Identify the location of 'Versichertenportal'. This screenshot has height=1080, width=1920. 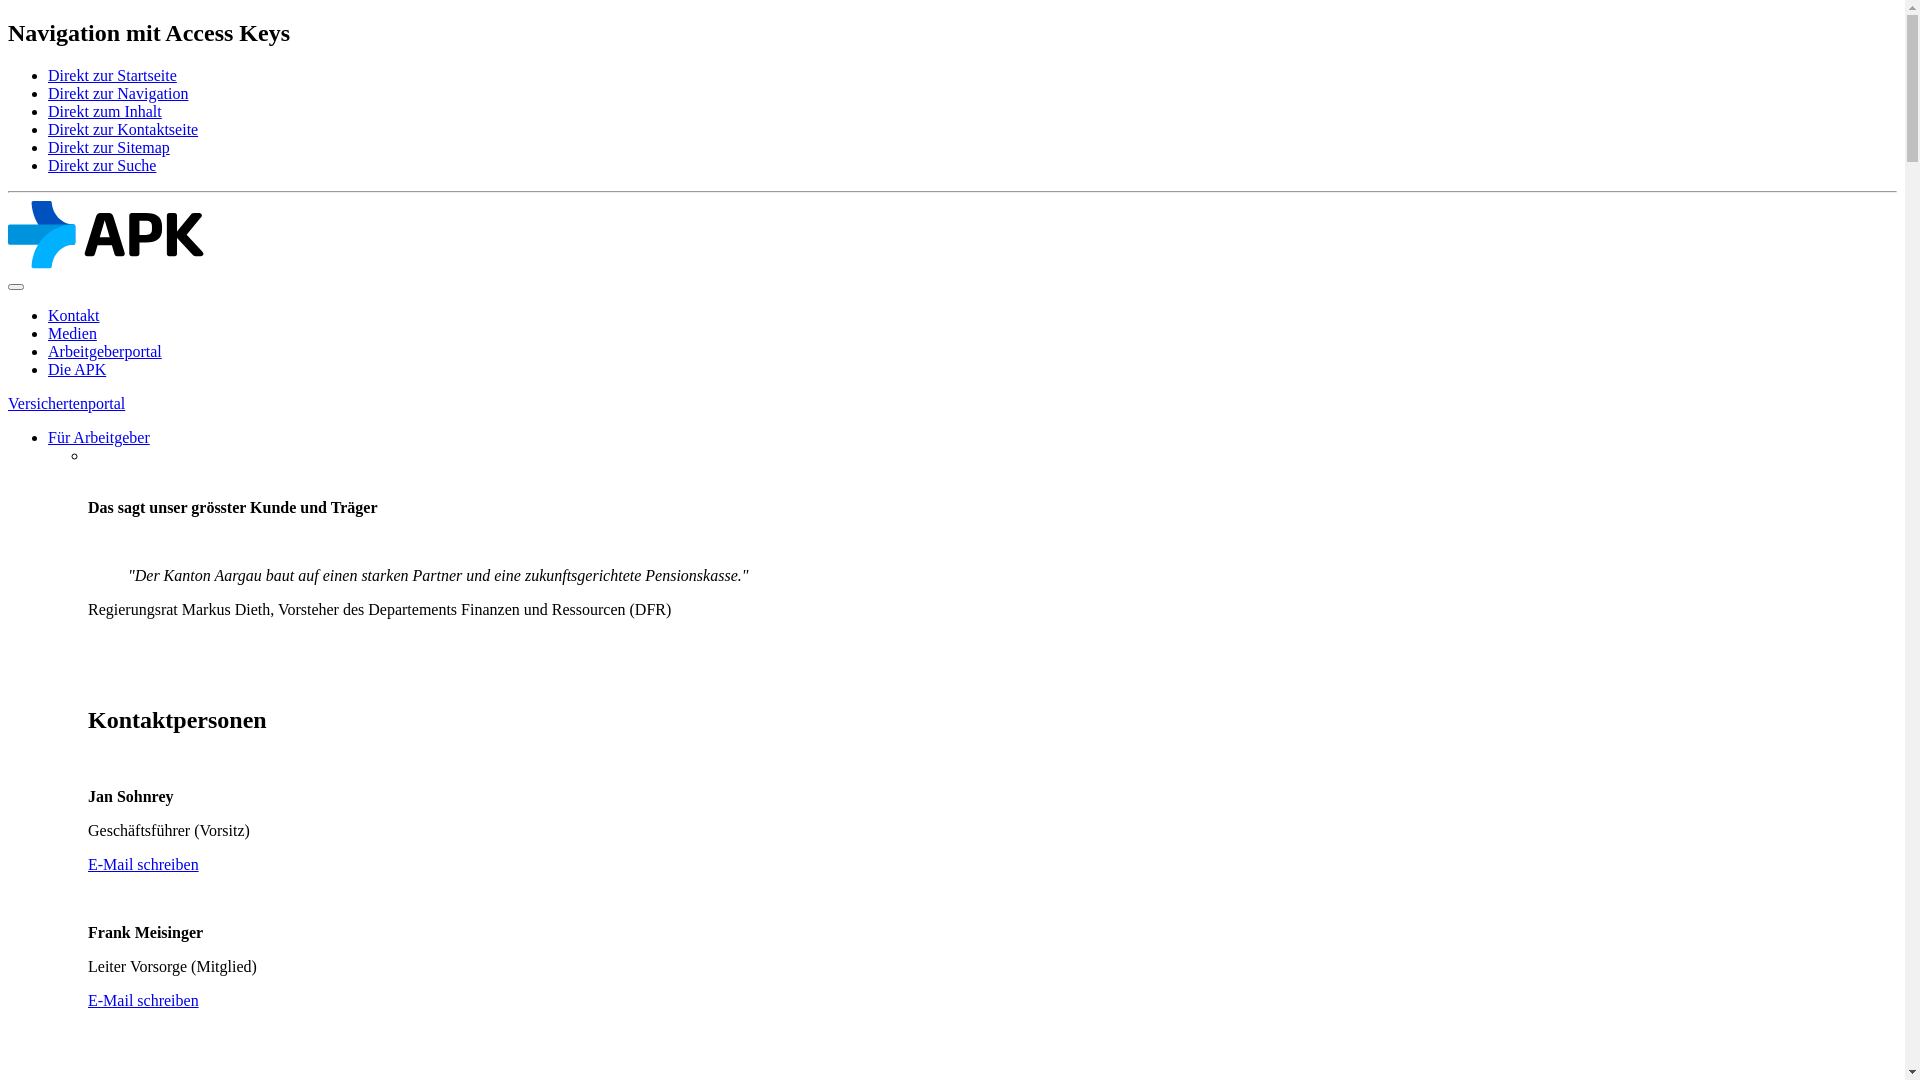
(66, 403).